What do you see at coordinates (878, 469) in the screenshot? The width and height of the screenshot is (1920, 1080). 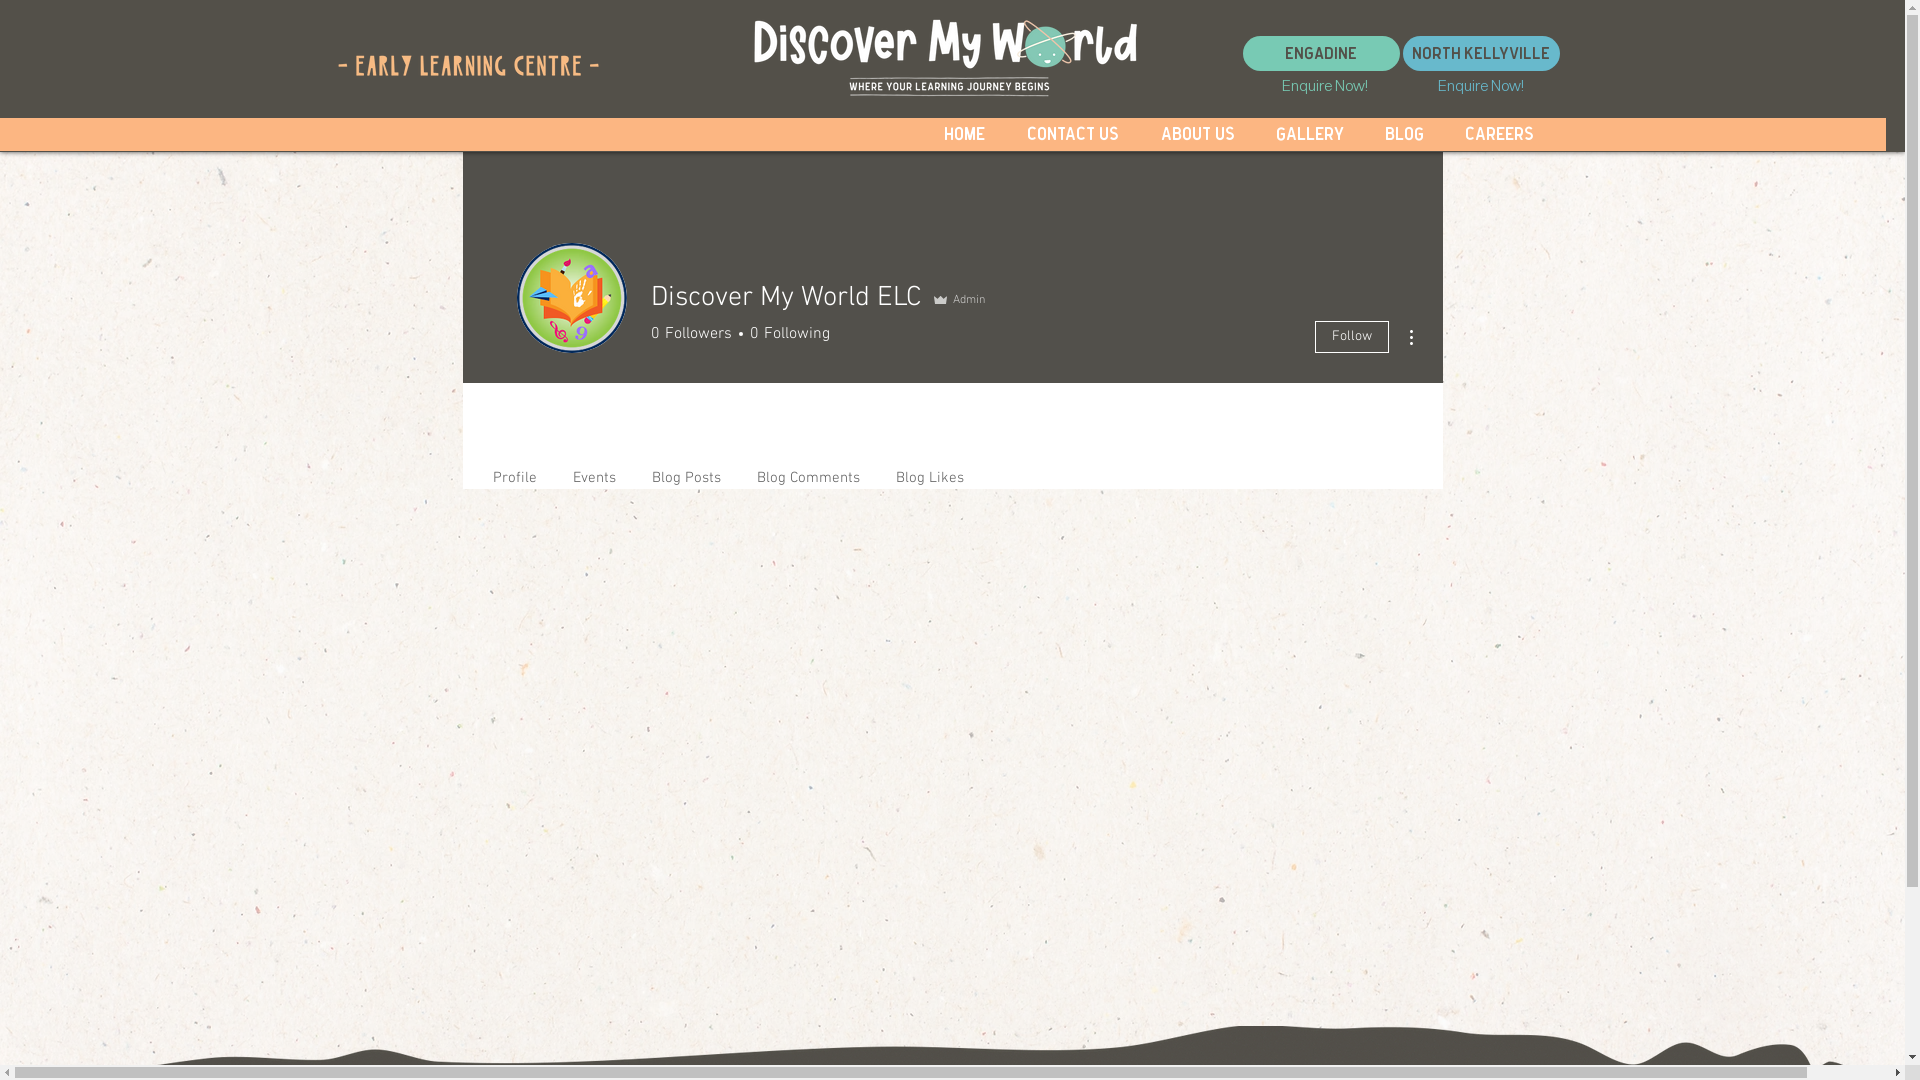 I see `'Blog Likes'` at bounding box center [878, 469].